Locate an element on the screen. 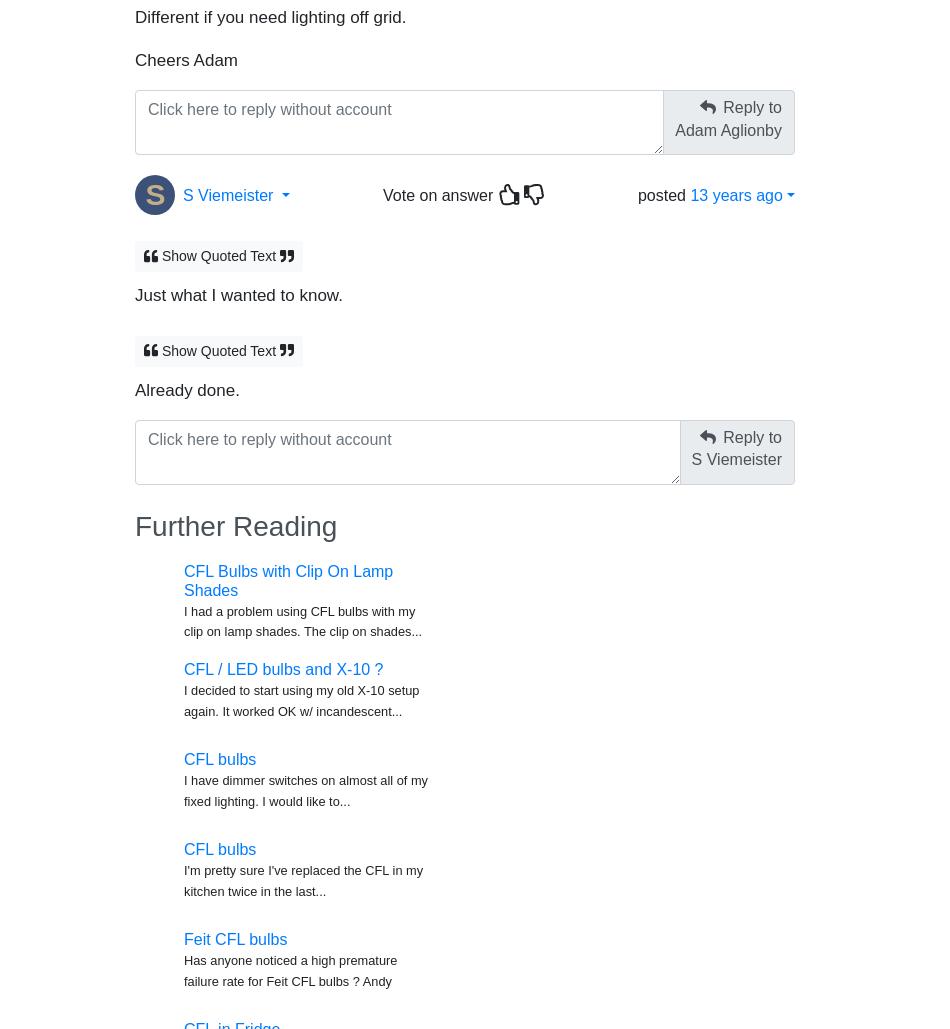  'CFL Bulbs with Clip On Lamp Shades' is located at coordinates (287, 569).